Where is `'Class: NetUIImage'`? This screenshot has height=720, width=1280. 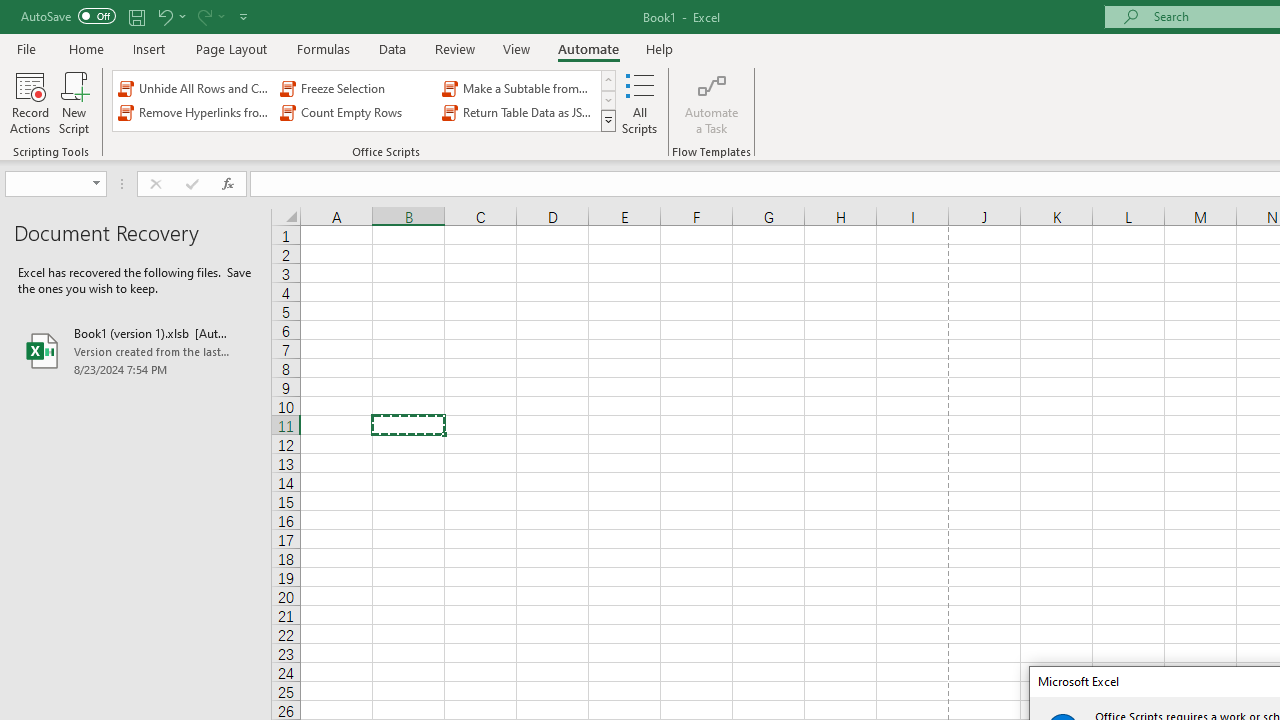 'Class: NetUIImage' is located at coordinates (608, 120).